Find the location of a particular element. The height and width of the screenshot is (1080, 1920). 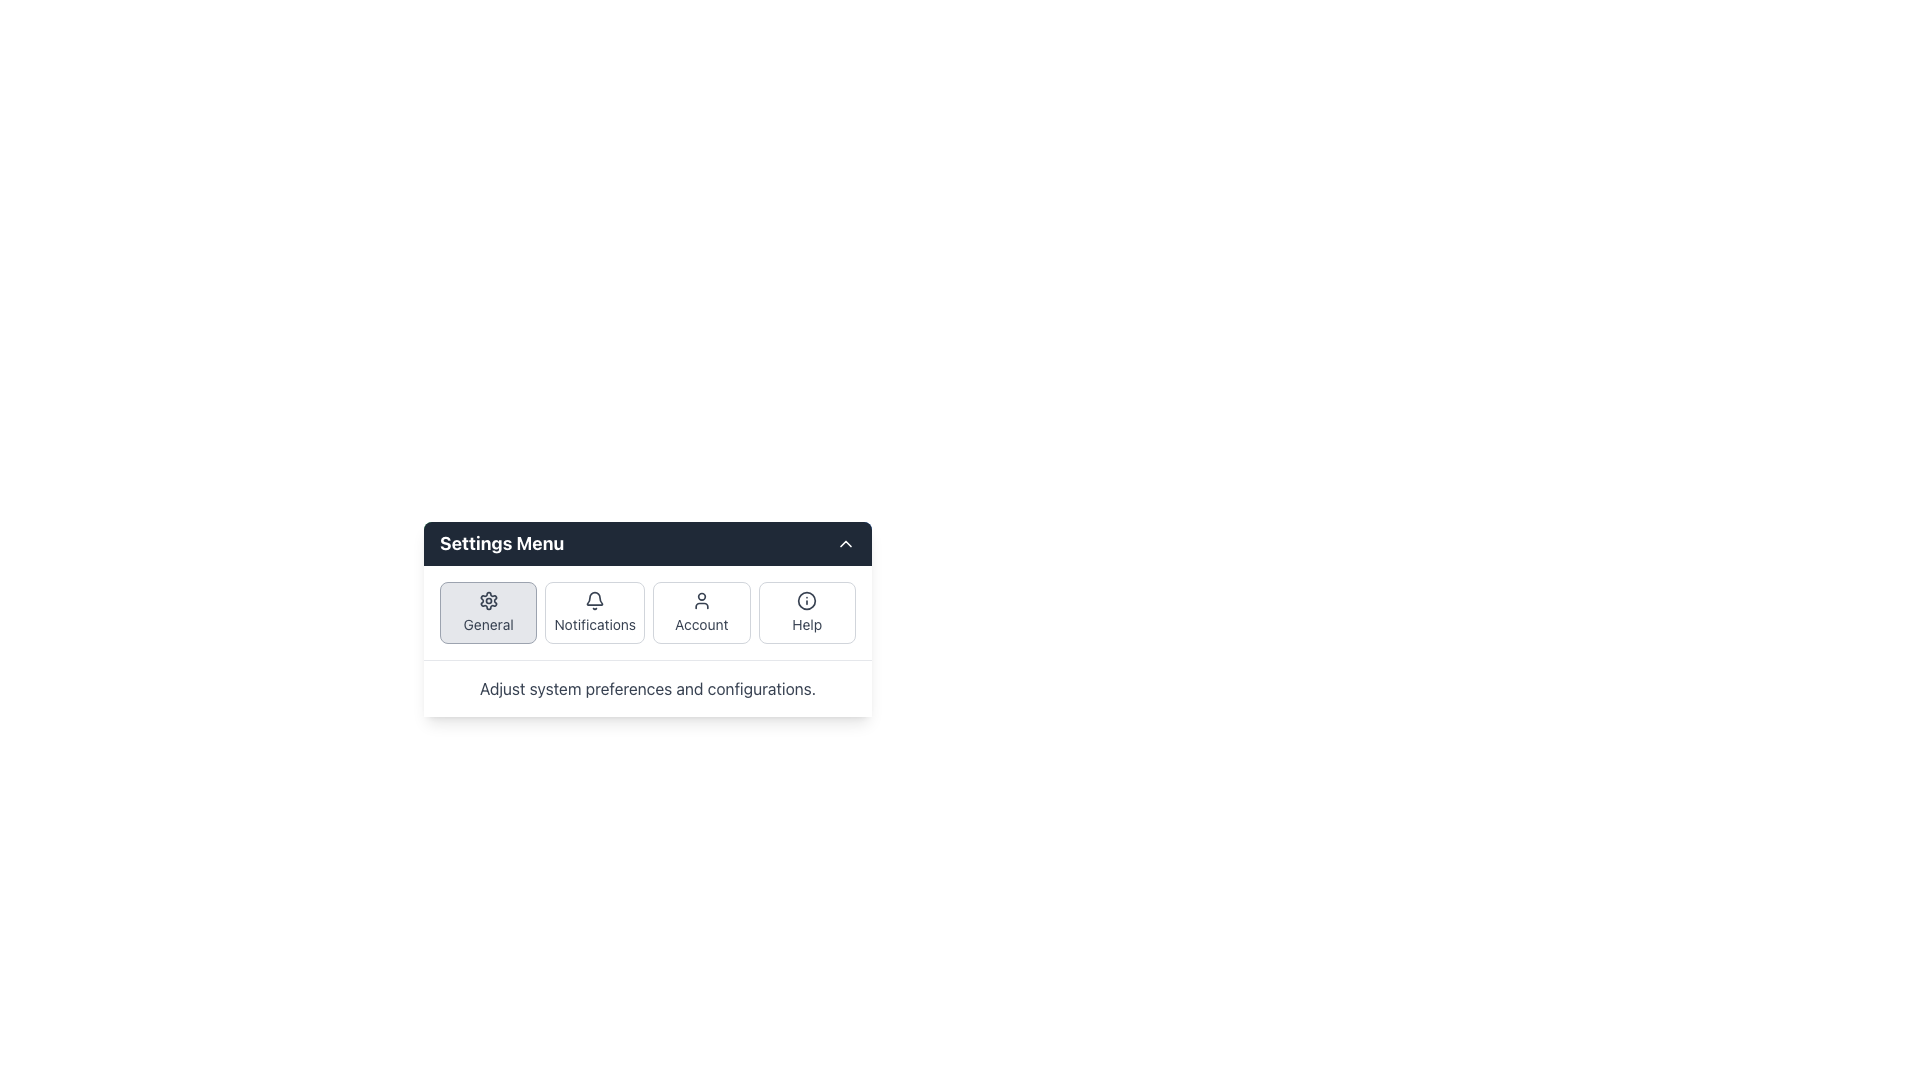

the text label 'Account' that is styled in a small font size, located below the user icon in the third item of a horizontal menu grid in the settings interface is located at coordinates (701, 623).